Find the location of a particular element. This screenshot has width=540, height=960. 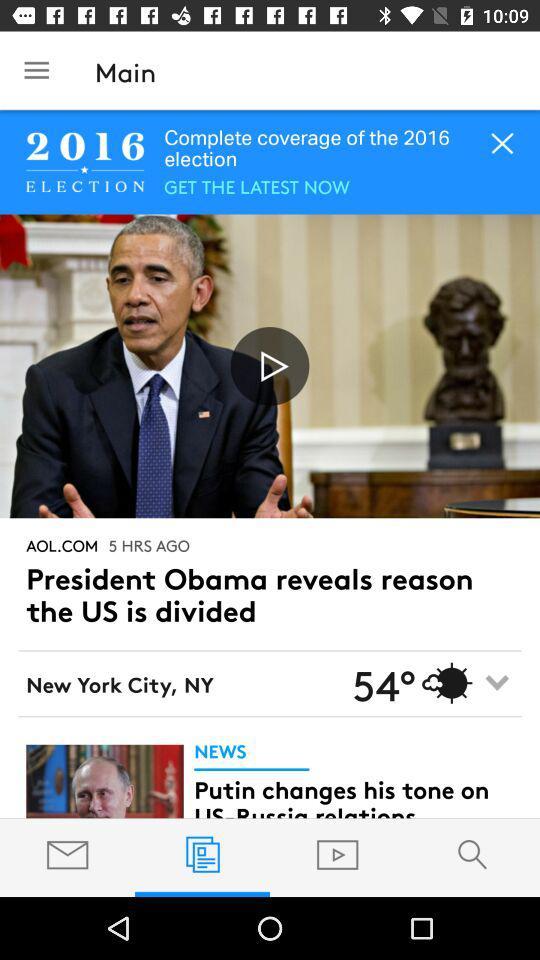

play button is located at coordinates (270, 365).